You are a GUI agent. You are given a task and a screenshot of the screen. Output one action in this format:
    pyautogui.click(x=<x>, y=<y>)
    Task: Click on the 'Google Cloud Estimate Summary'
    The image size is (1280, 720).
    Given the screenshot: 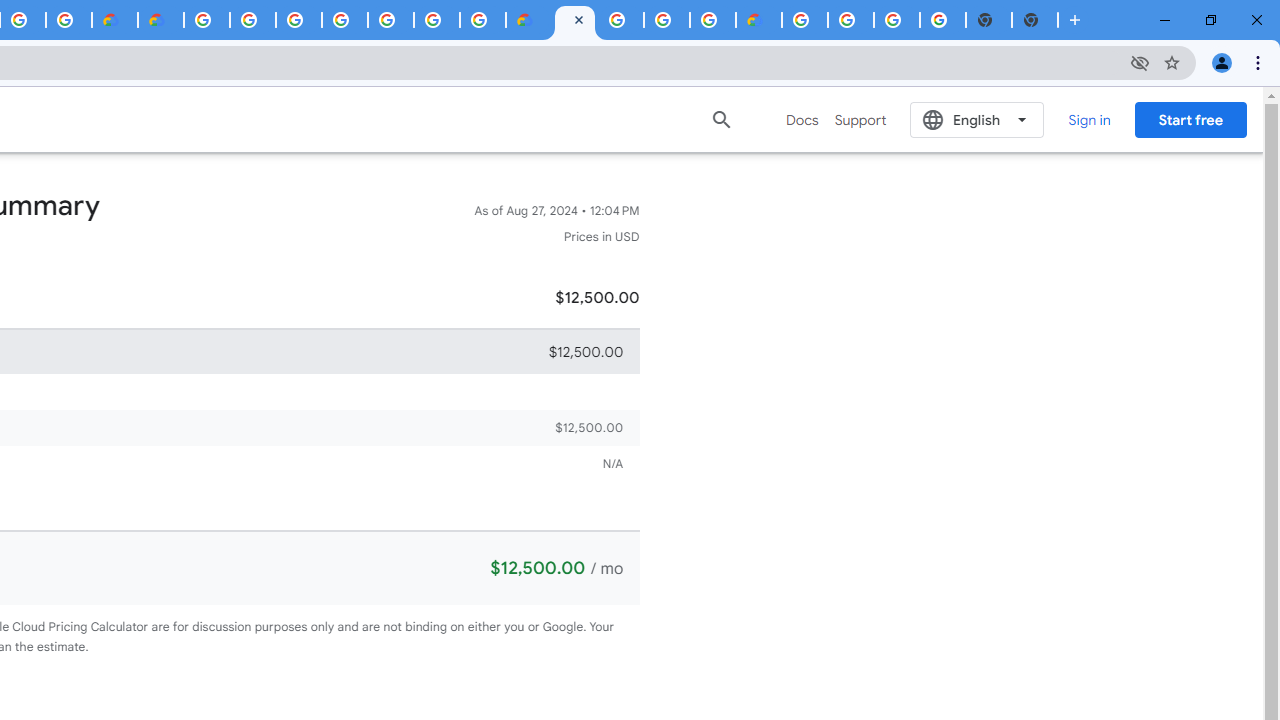 What is the action you would take?
    pyautogui.click(x=573, y=20)
    